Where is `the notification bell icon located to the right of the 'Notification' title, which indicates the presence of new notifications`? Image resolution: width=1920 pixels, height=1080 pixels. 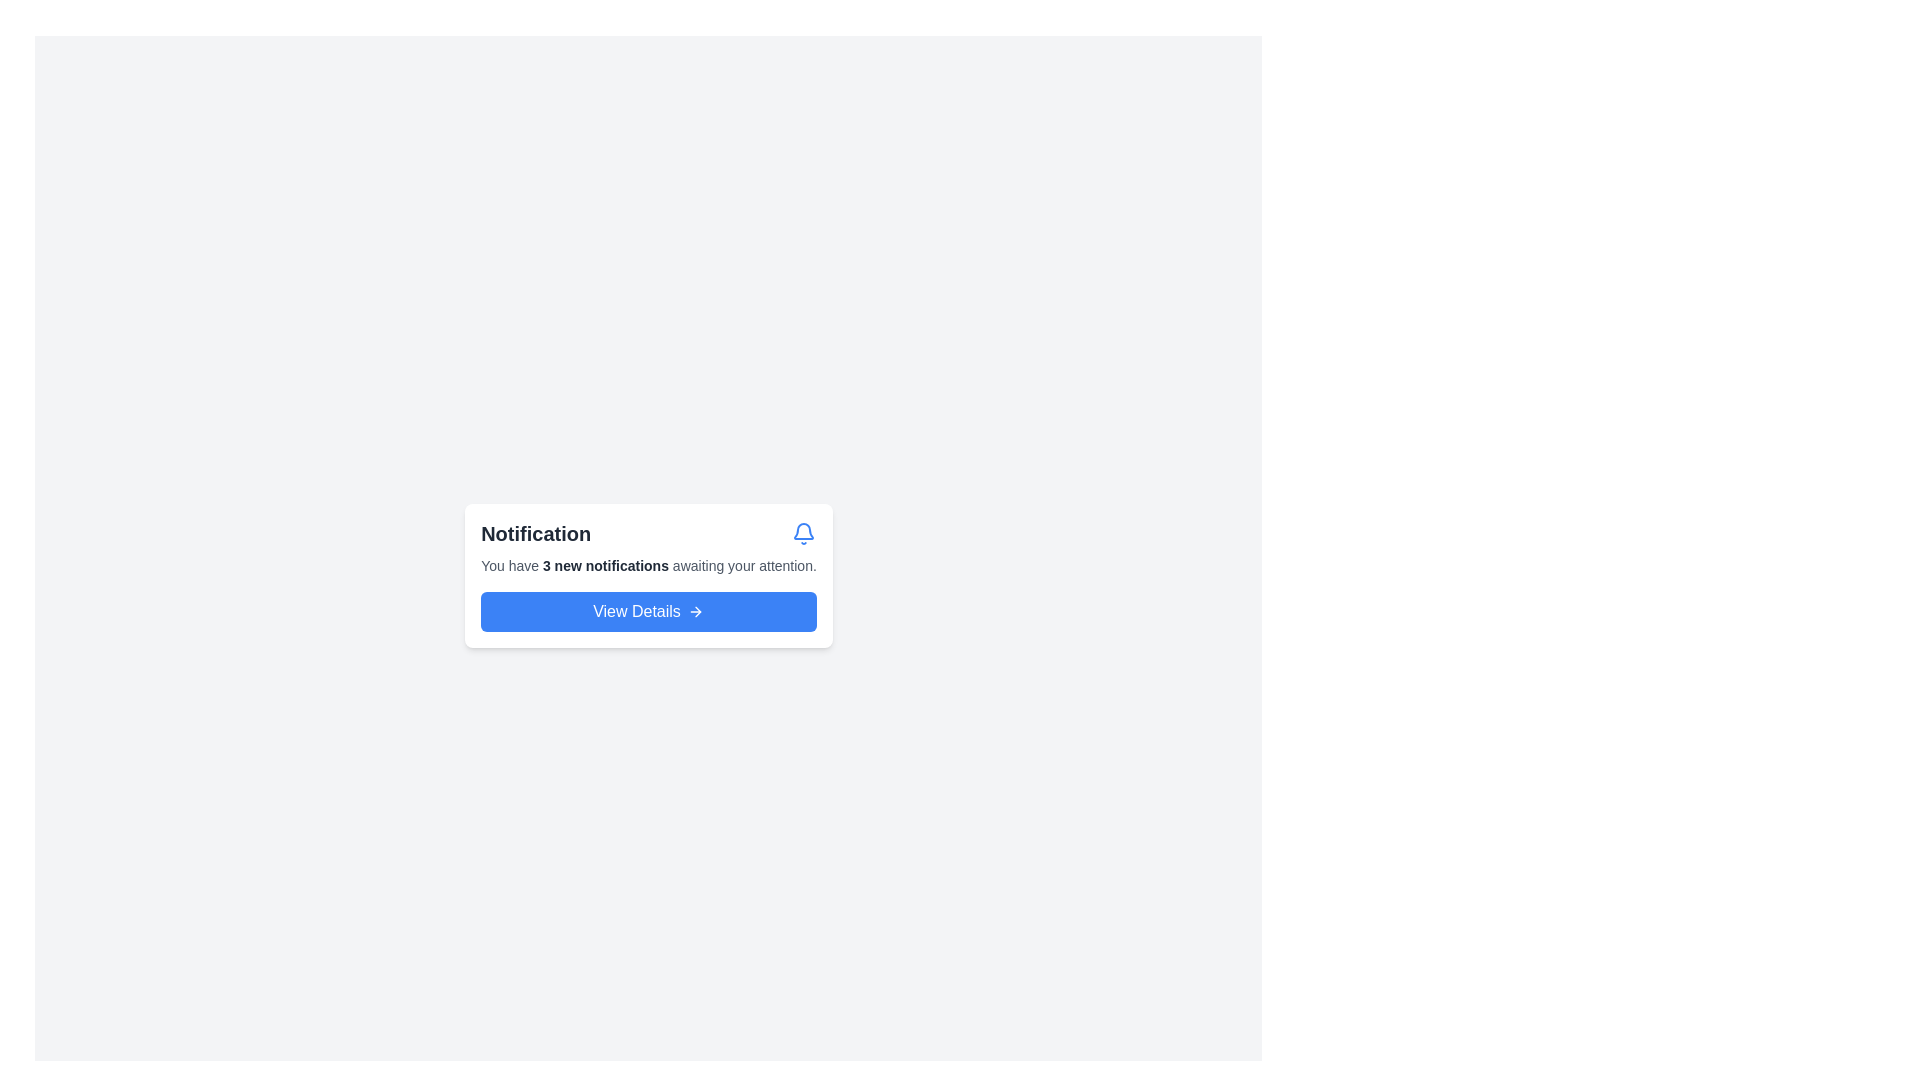 the notification bell icon located to the right of the 'Notification' title, which indicates the presence of new notifications is located at coordinates (804, 532).